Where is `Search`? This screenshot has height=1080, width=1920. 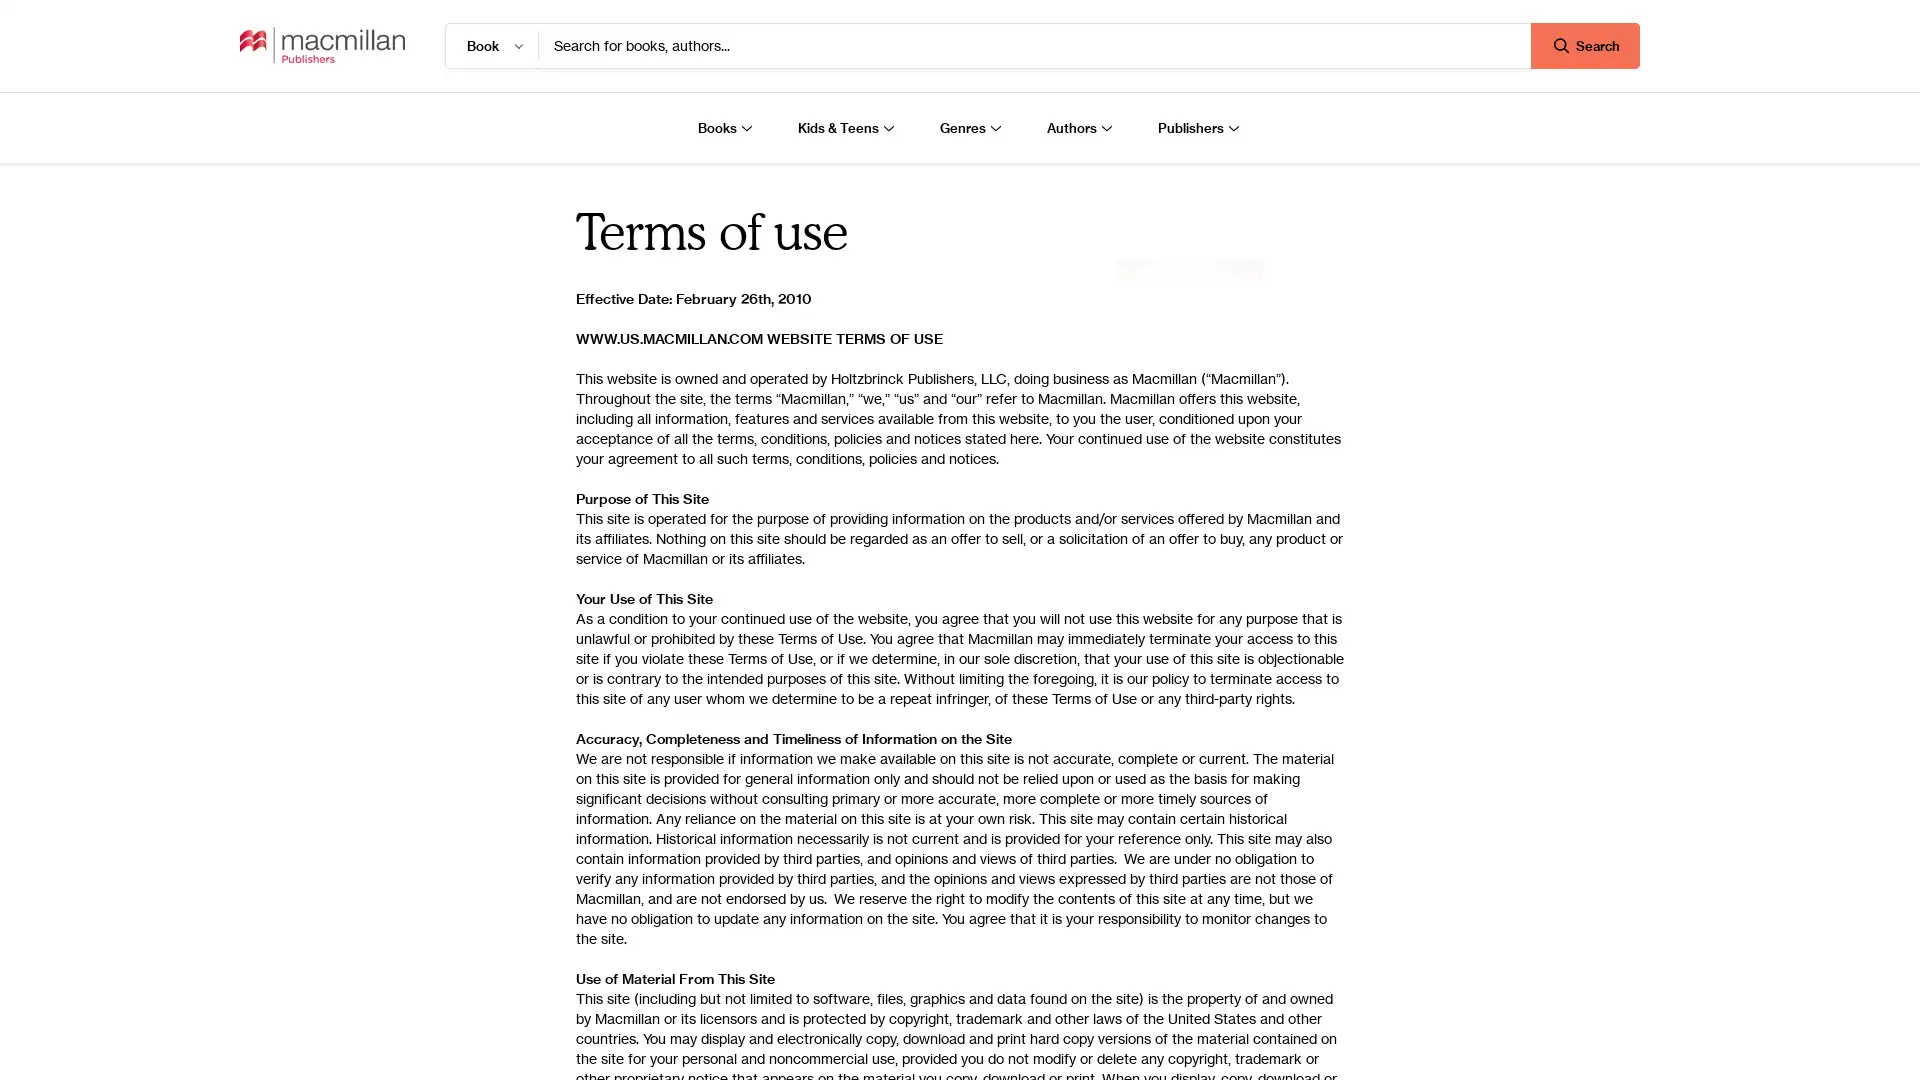 Search is located at coordinates (1584, 45).